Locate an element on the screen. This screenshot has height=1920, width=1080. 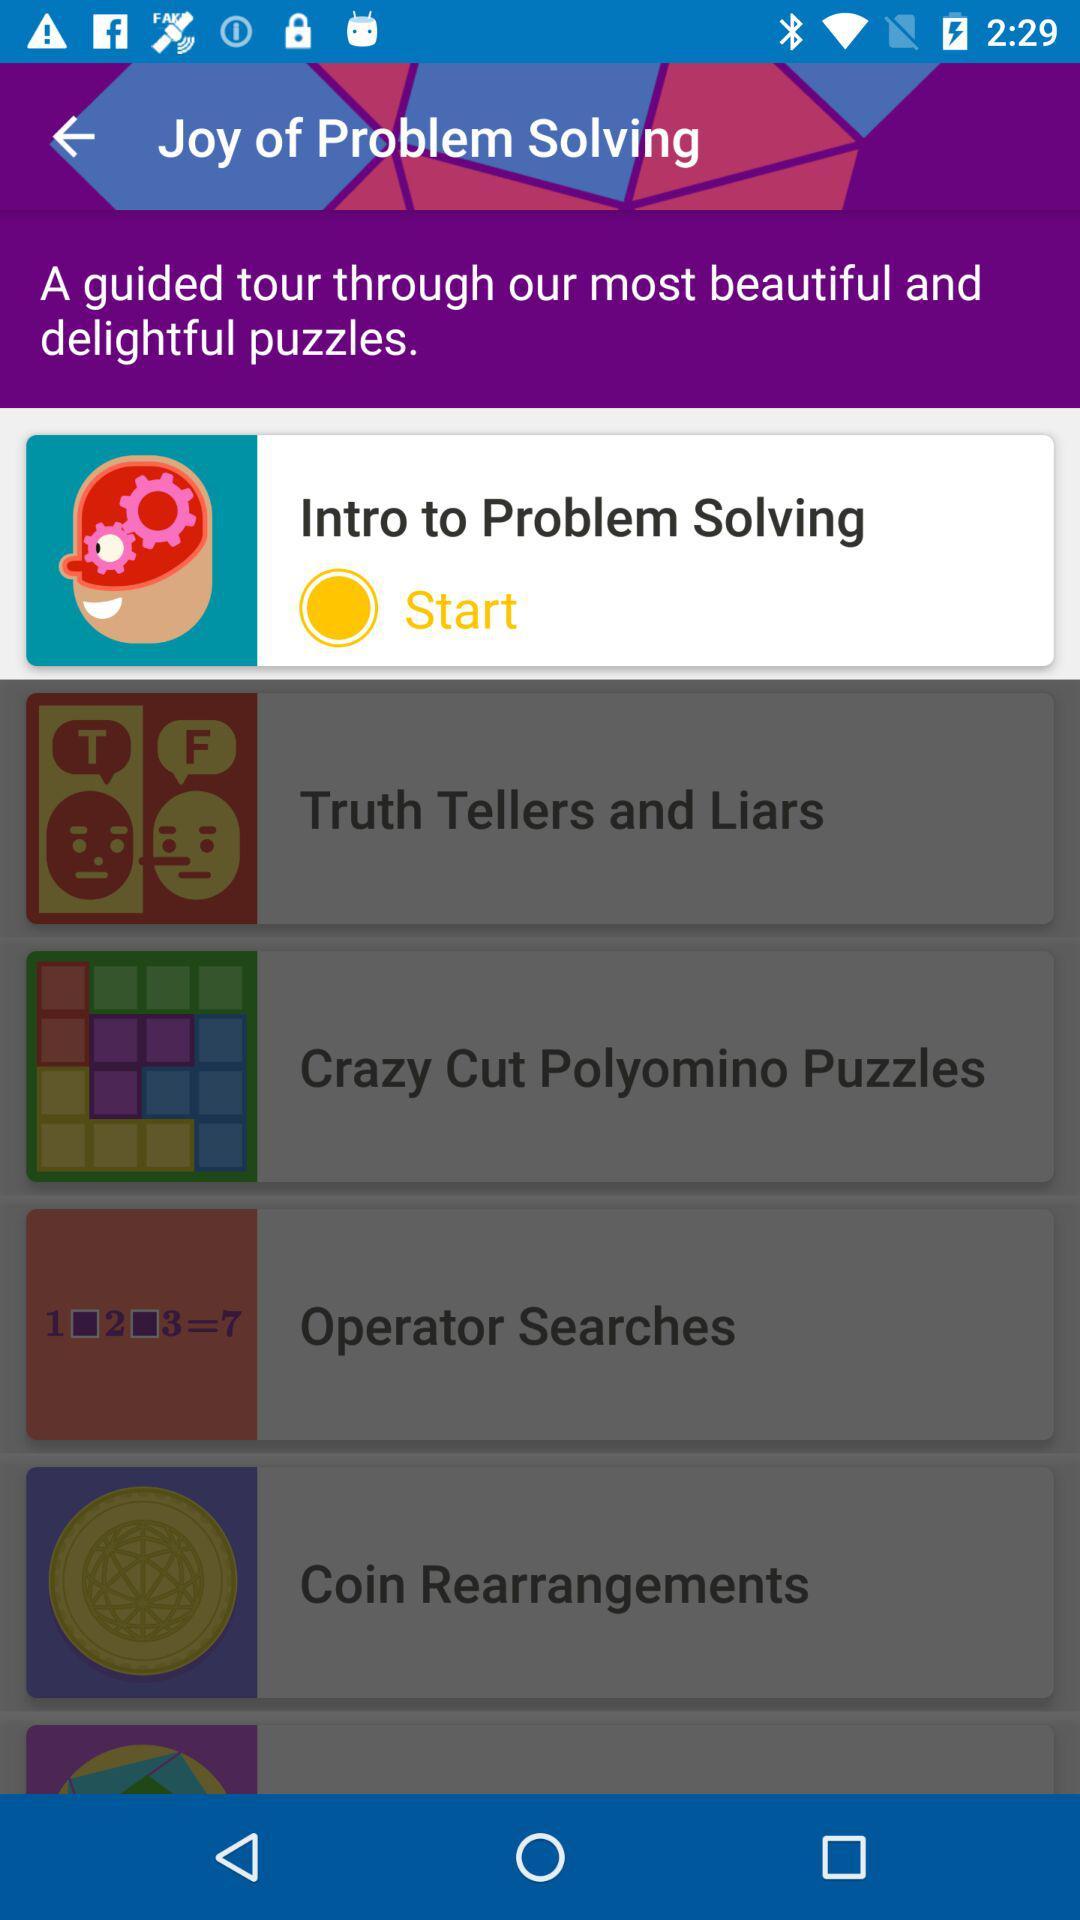
app next to joy of problem is located at coordinates (72, 135).